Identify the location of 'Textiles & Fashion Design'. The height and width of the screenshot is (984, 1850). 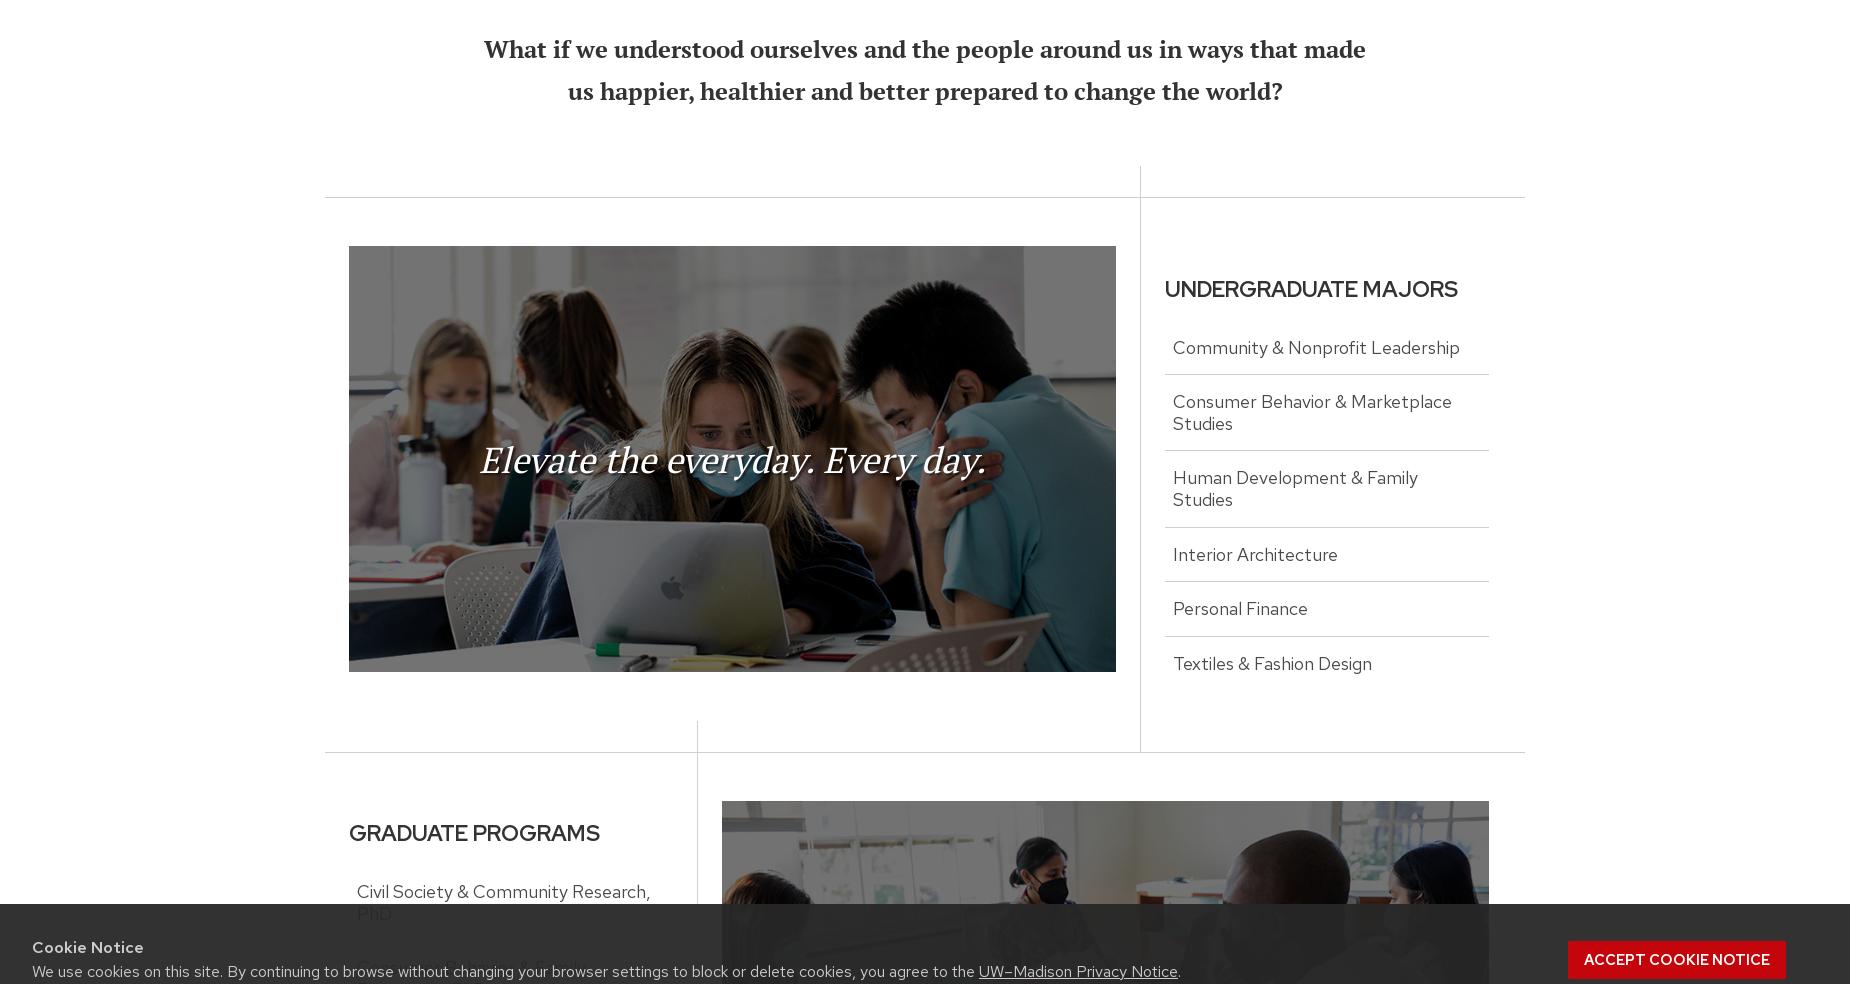
(1271, 662).